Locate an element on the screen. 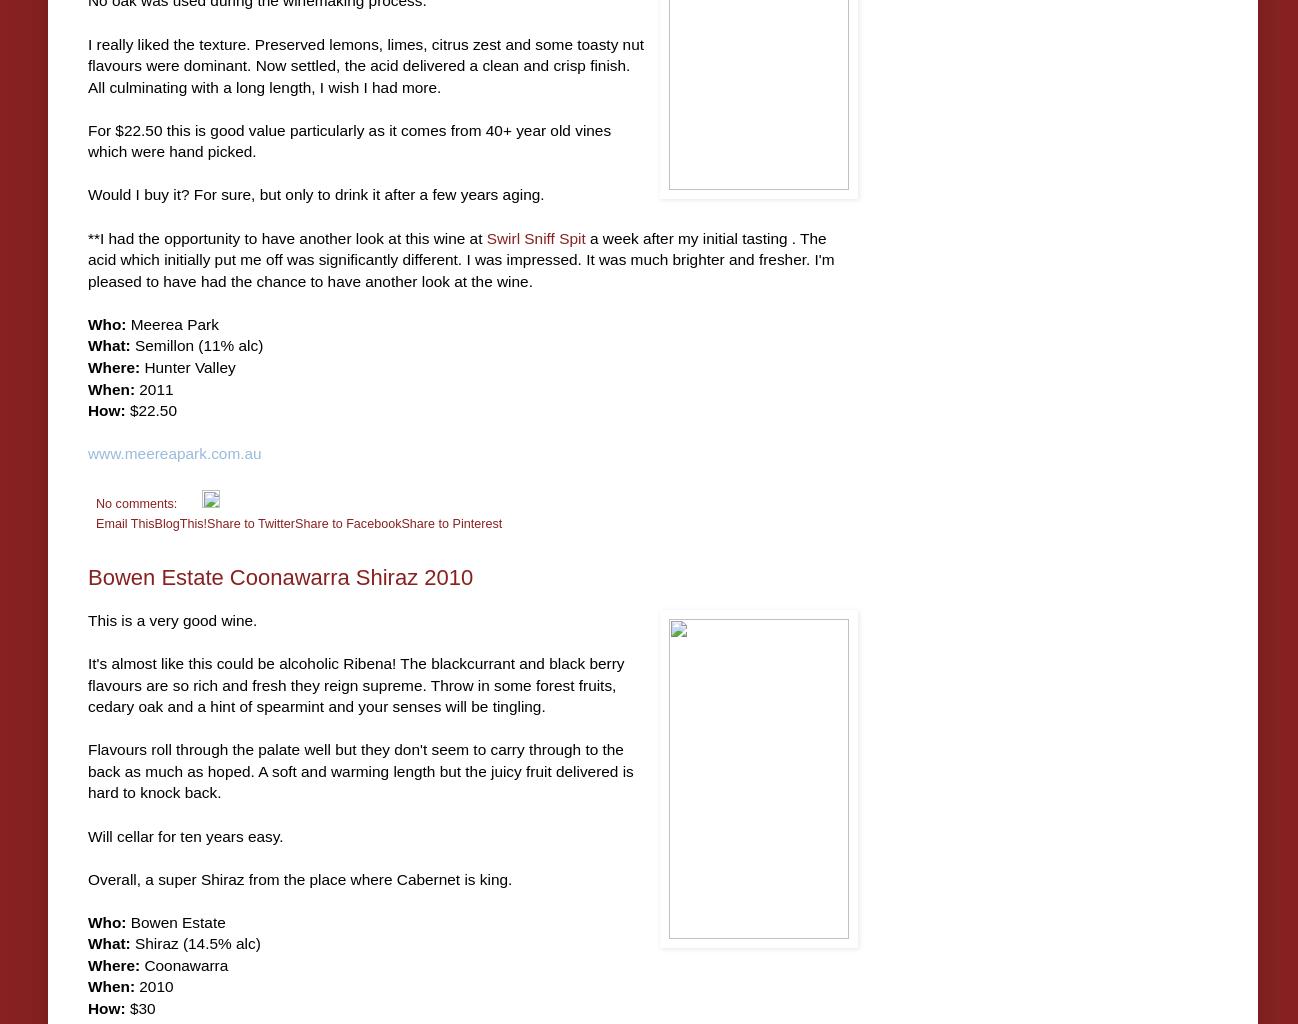 This screenshot has height=1024, width=1298. 'I really liked the texture. Preserved lemons, limes, citrus zest and some toasty nut flavours were dominant. Now settled, the acid delivered a clean and crisp finish. All culminating with a long length, I wish I had more.' is located at coordinates (366, 64).